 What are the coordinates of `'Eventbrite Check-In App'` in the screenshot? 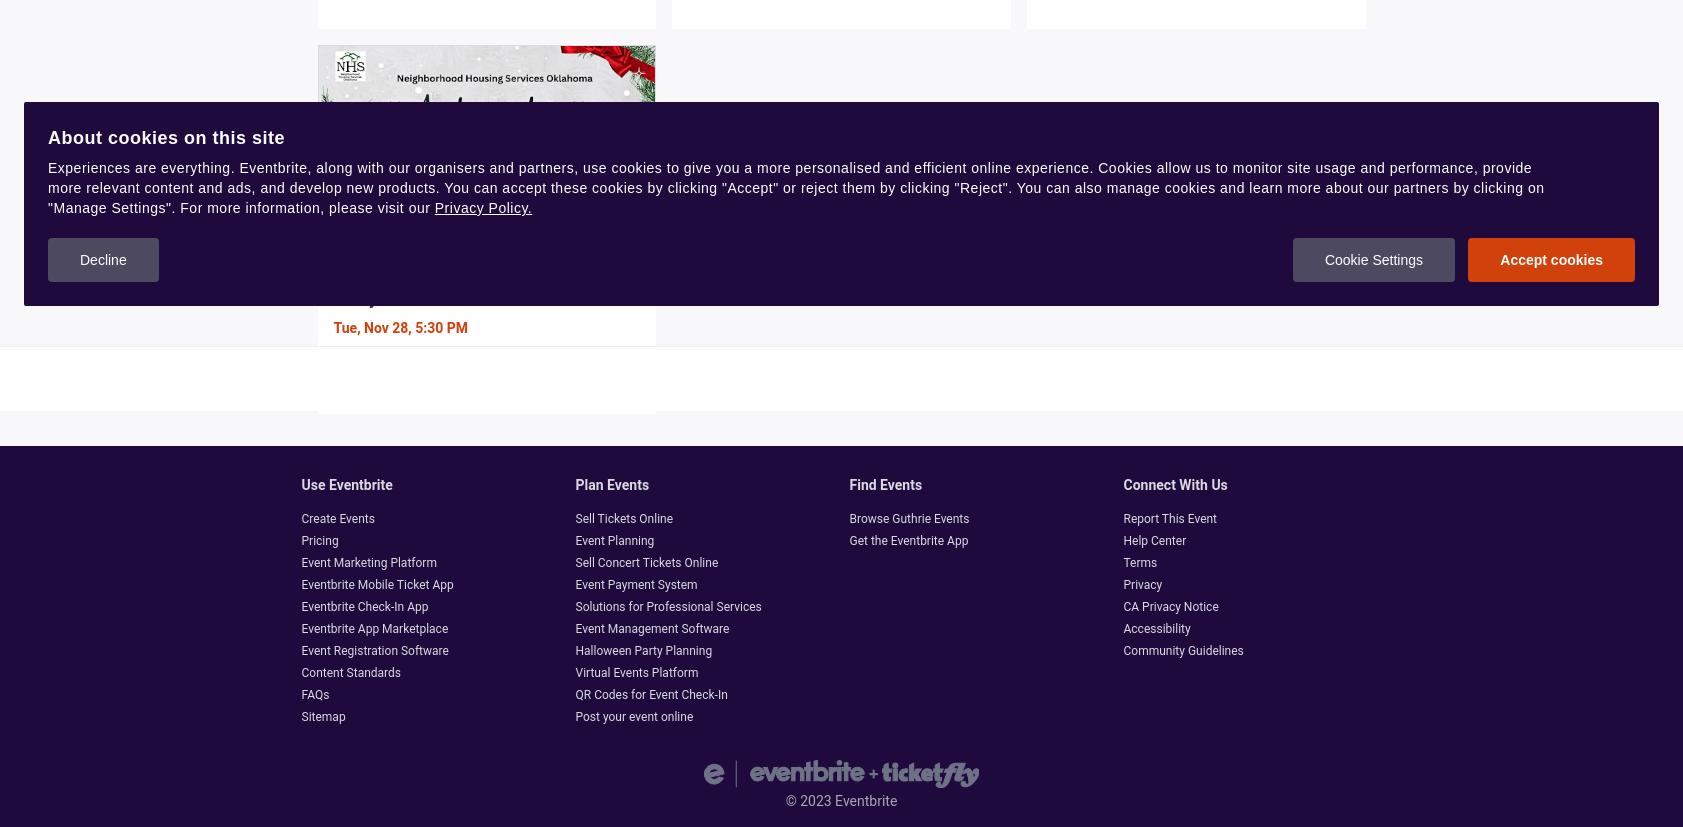 It's located at (364, 606).